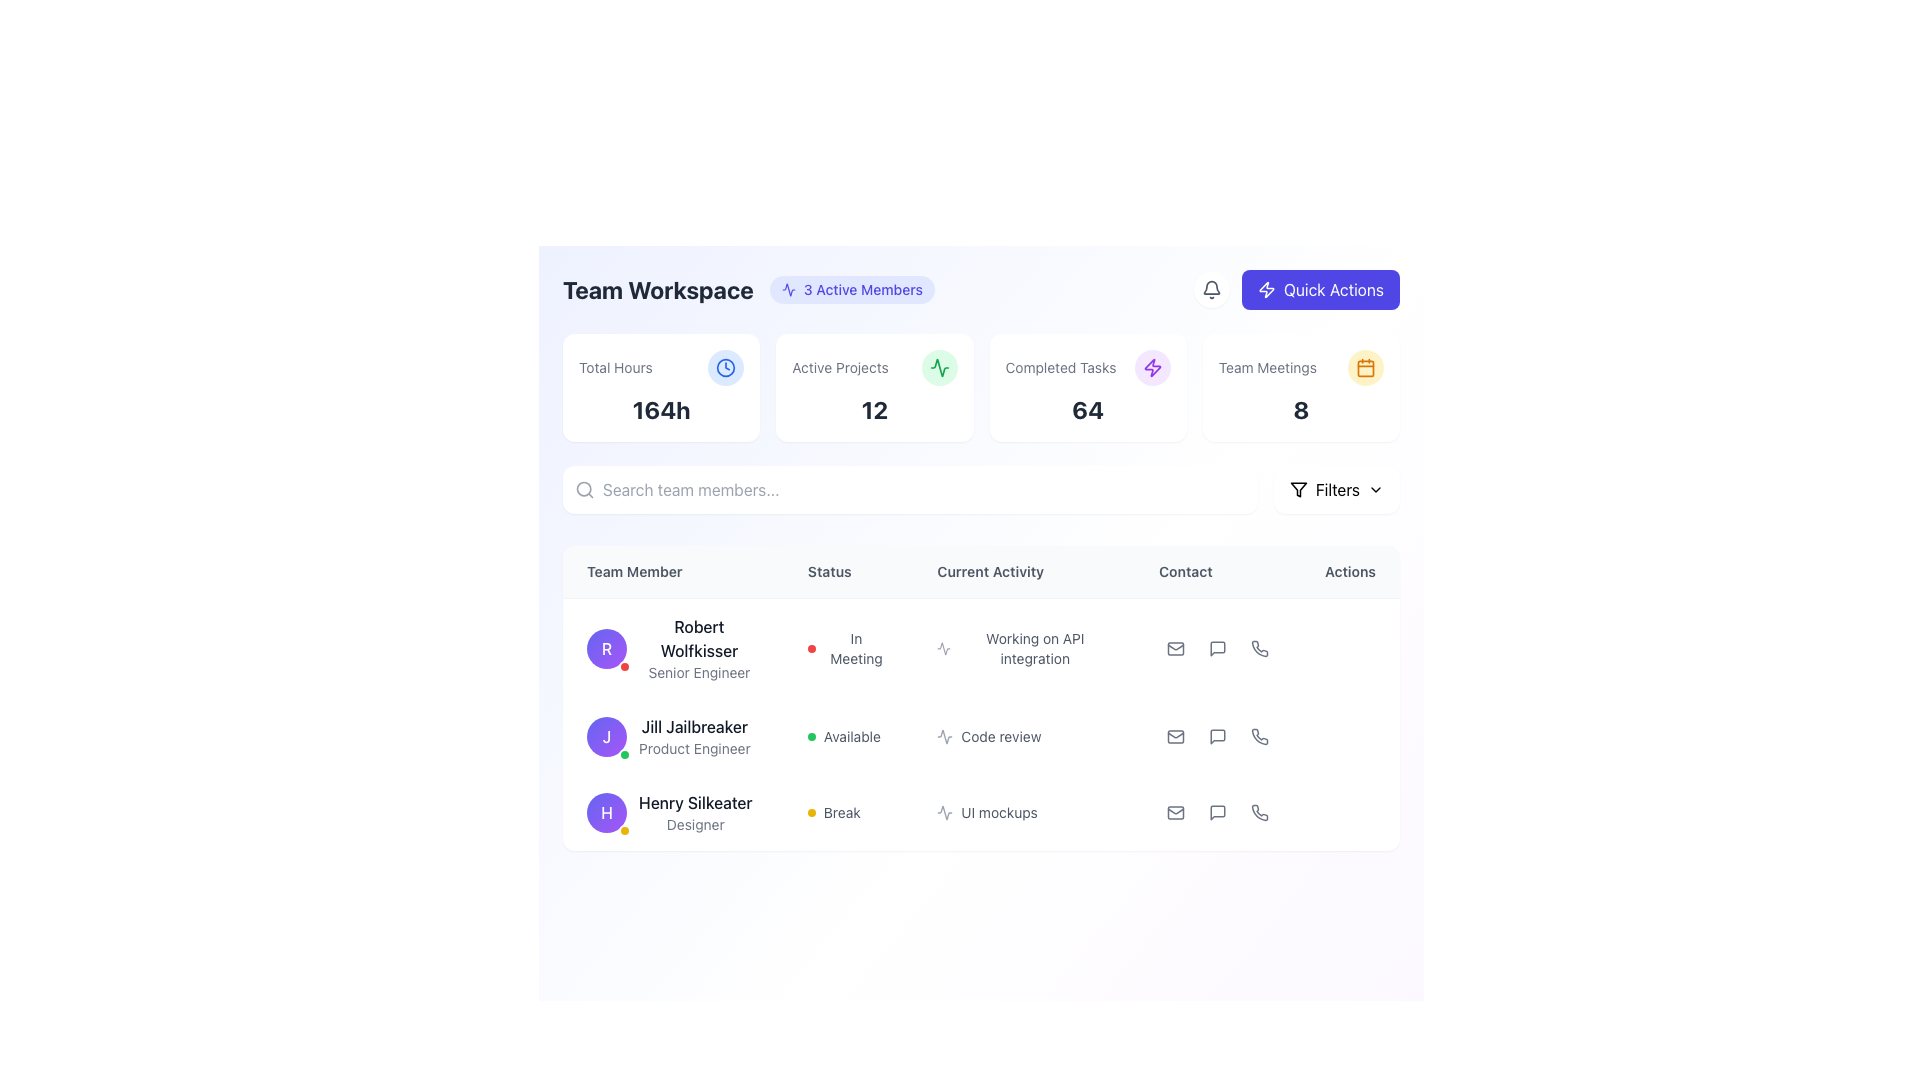 Image resolution: width=1920 pixels, height=1080 pixels. What do you see at coordinates (1258, 648) in the screenshot?
I see `the phone call icon located in the 'Actions' column of the first row in the table listing team members' details to initiate a phone call` at bounding box center [1258, 648].